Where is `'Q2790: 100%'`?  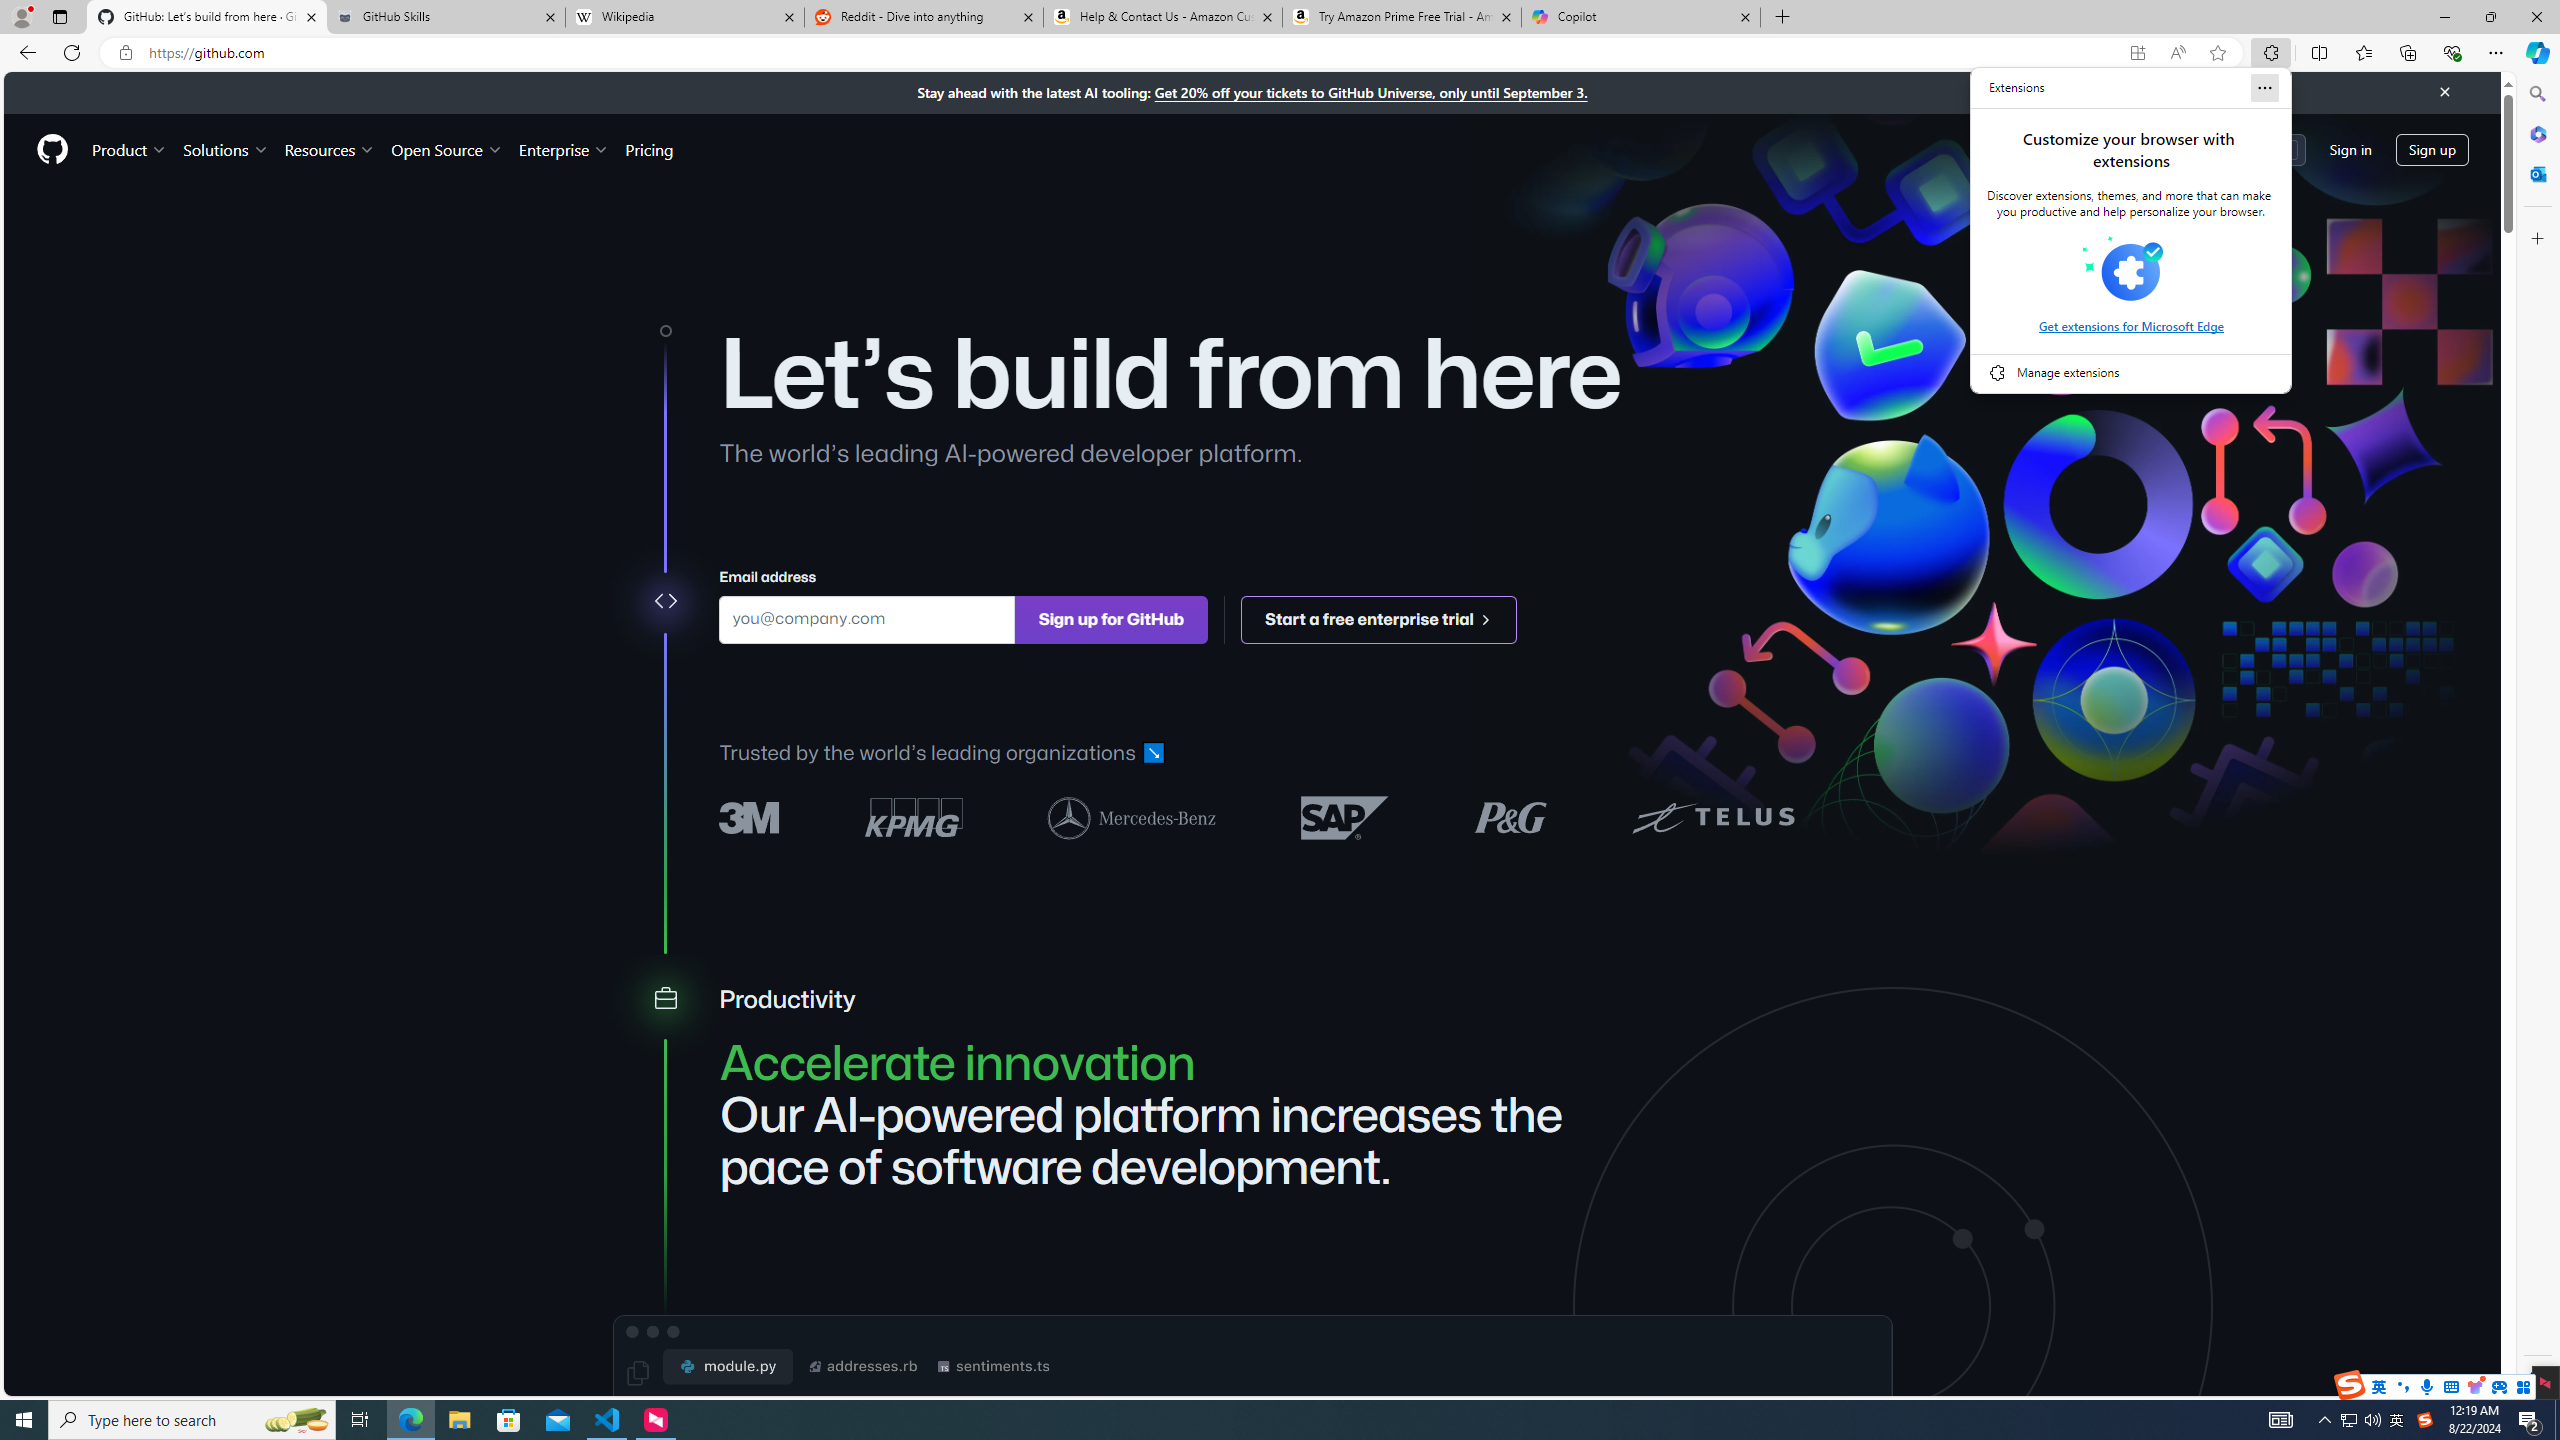
'Q2790: 100%' is located at coordinates (2372, 1418).